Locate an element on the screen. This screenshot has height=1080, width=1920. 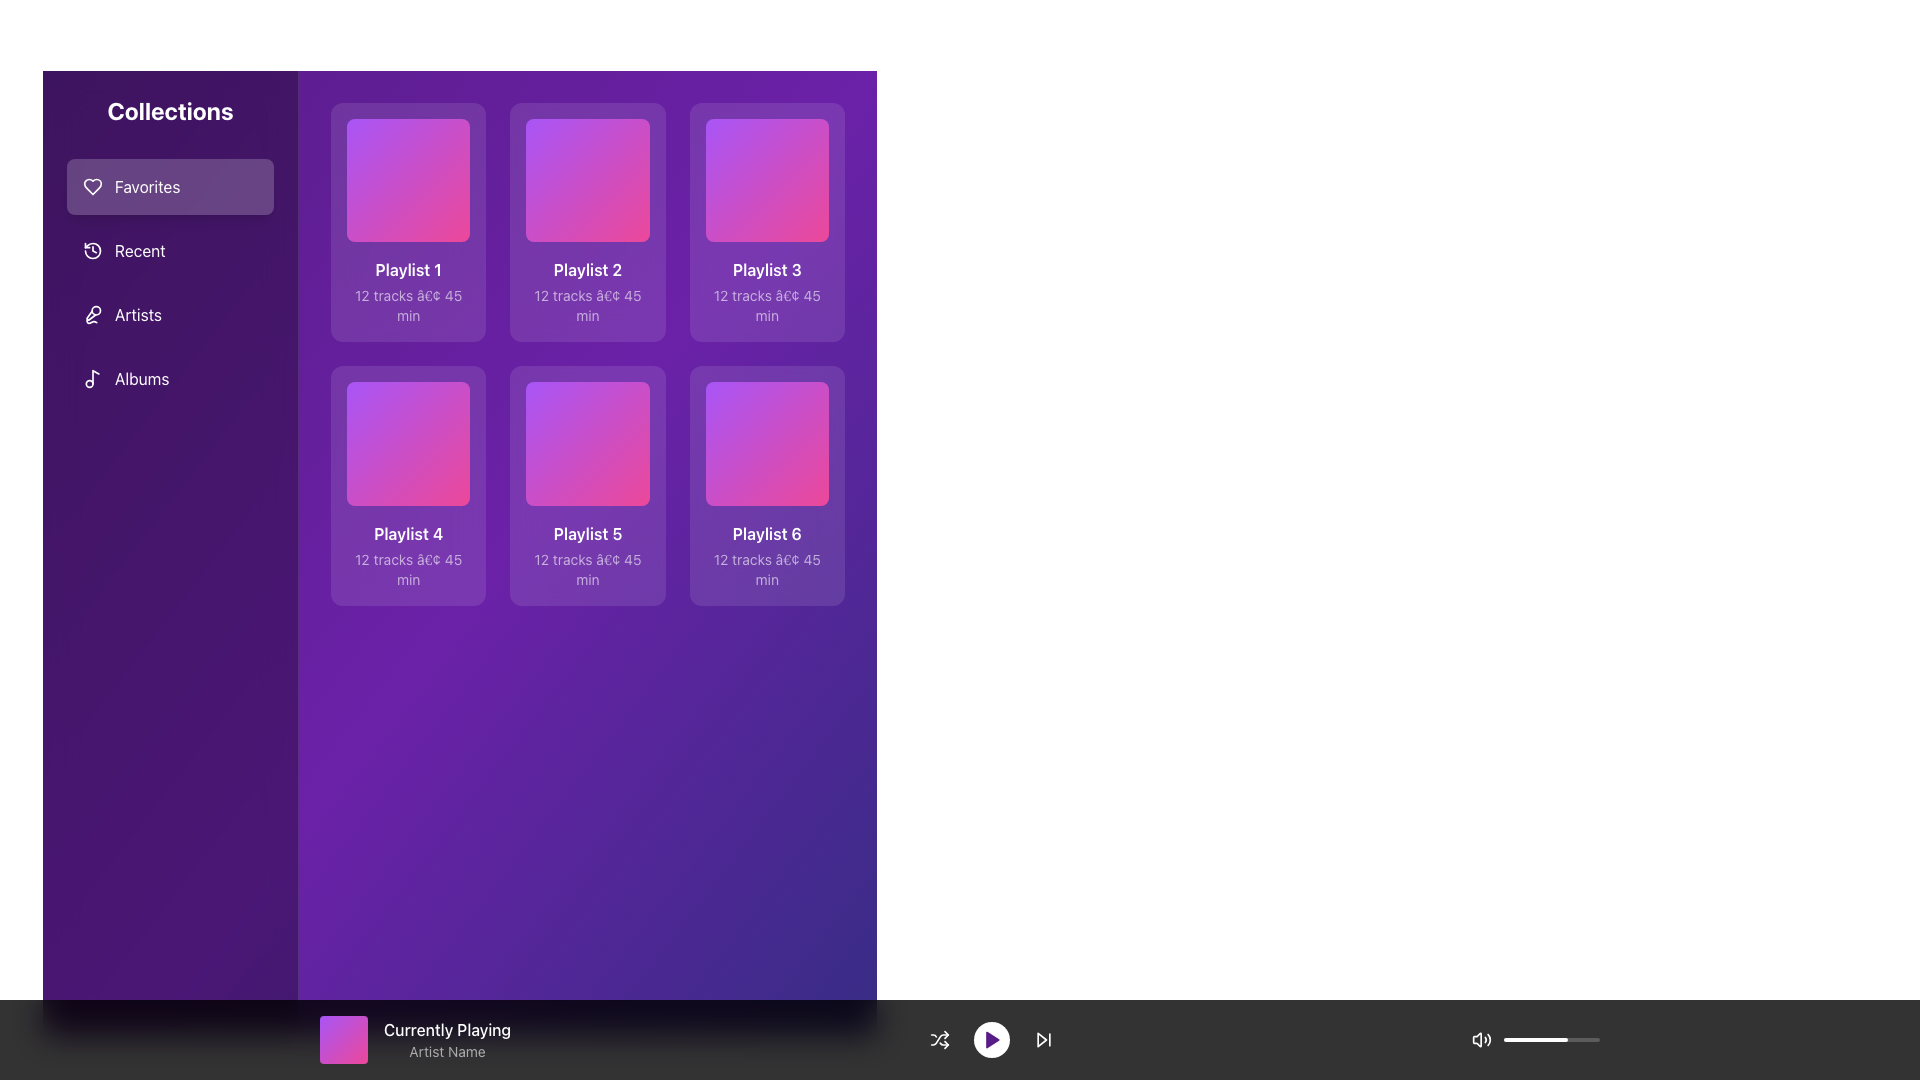
the label displaying '12 tracks • 45 min' located within the 'Playlist 2' card, positioned below the title 'Playlist 2' is located at coordinates (586, 306).